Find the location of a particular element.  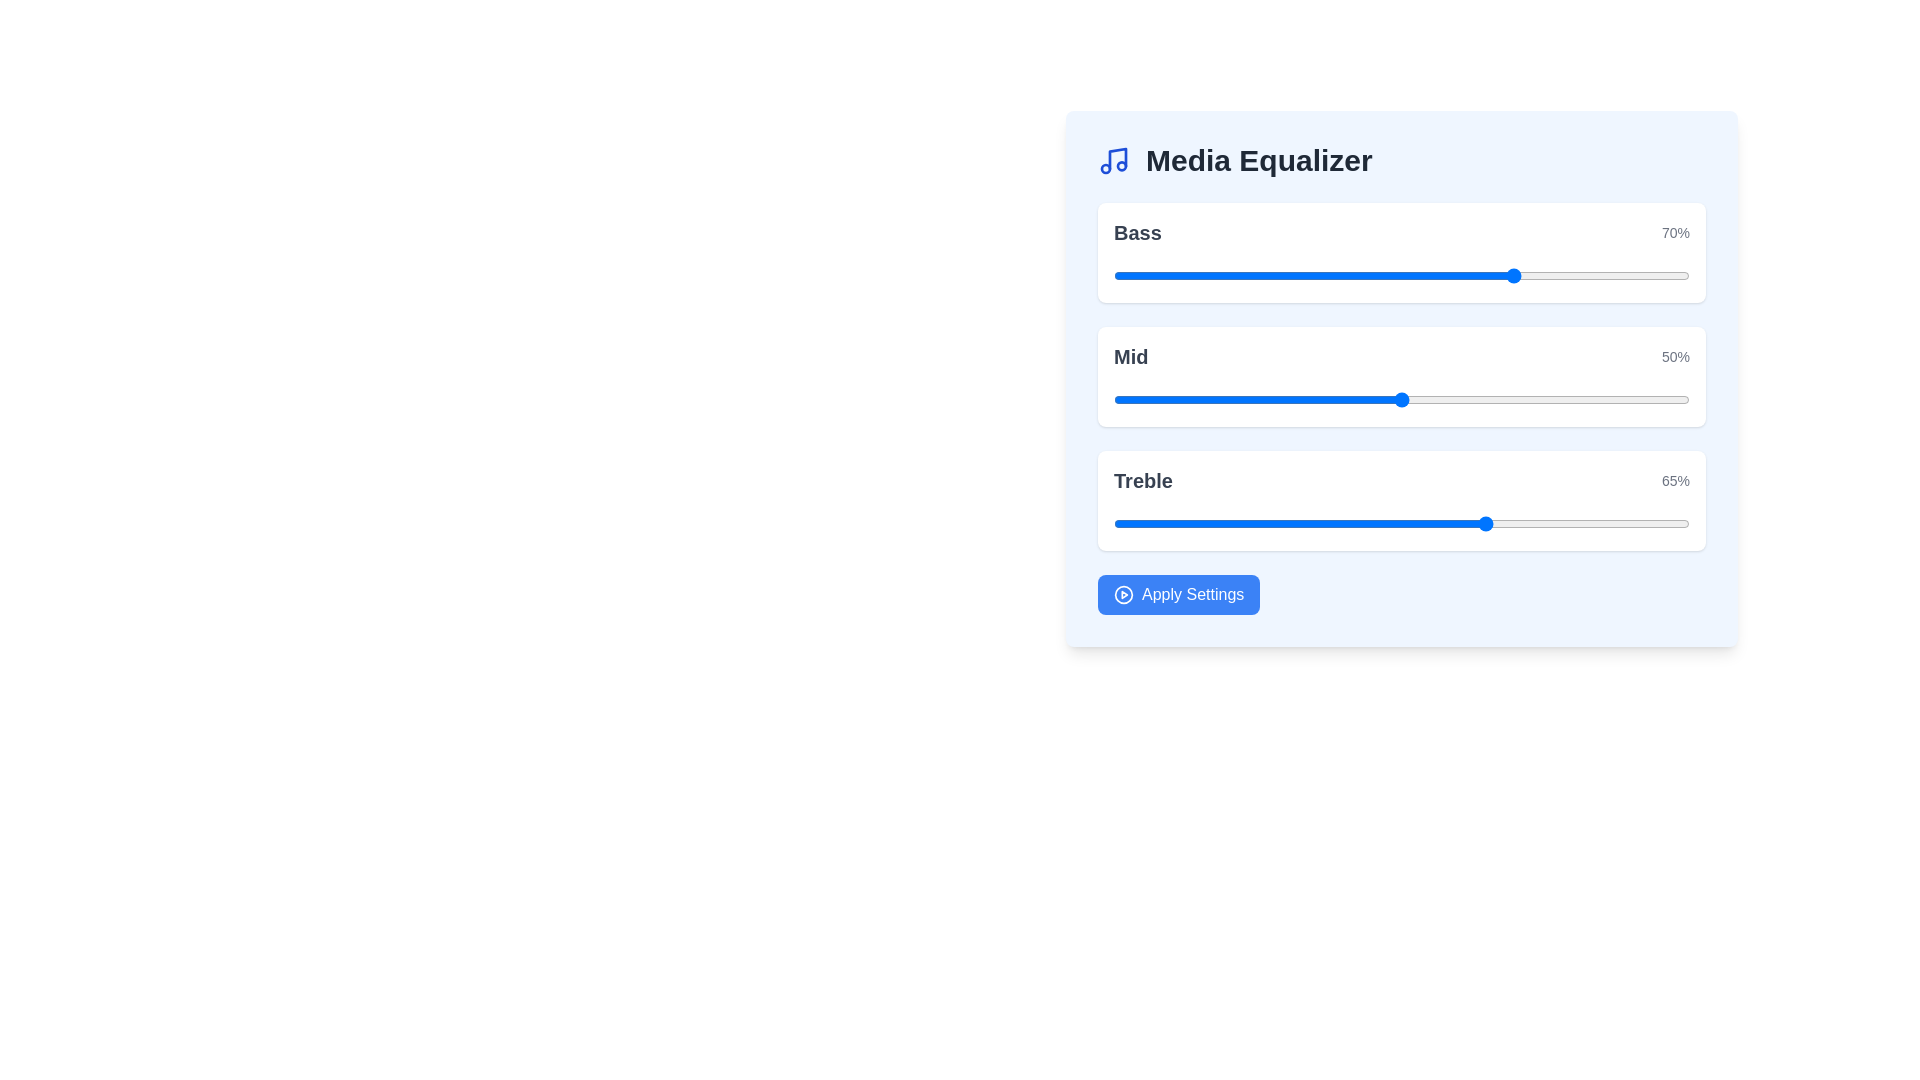

the Text label that serves as a header for the media equalizer settings panel, located directly above the audio sliders is located at coordinates (1258, 160).